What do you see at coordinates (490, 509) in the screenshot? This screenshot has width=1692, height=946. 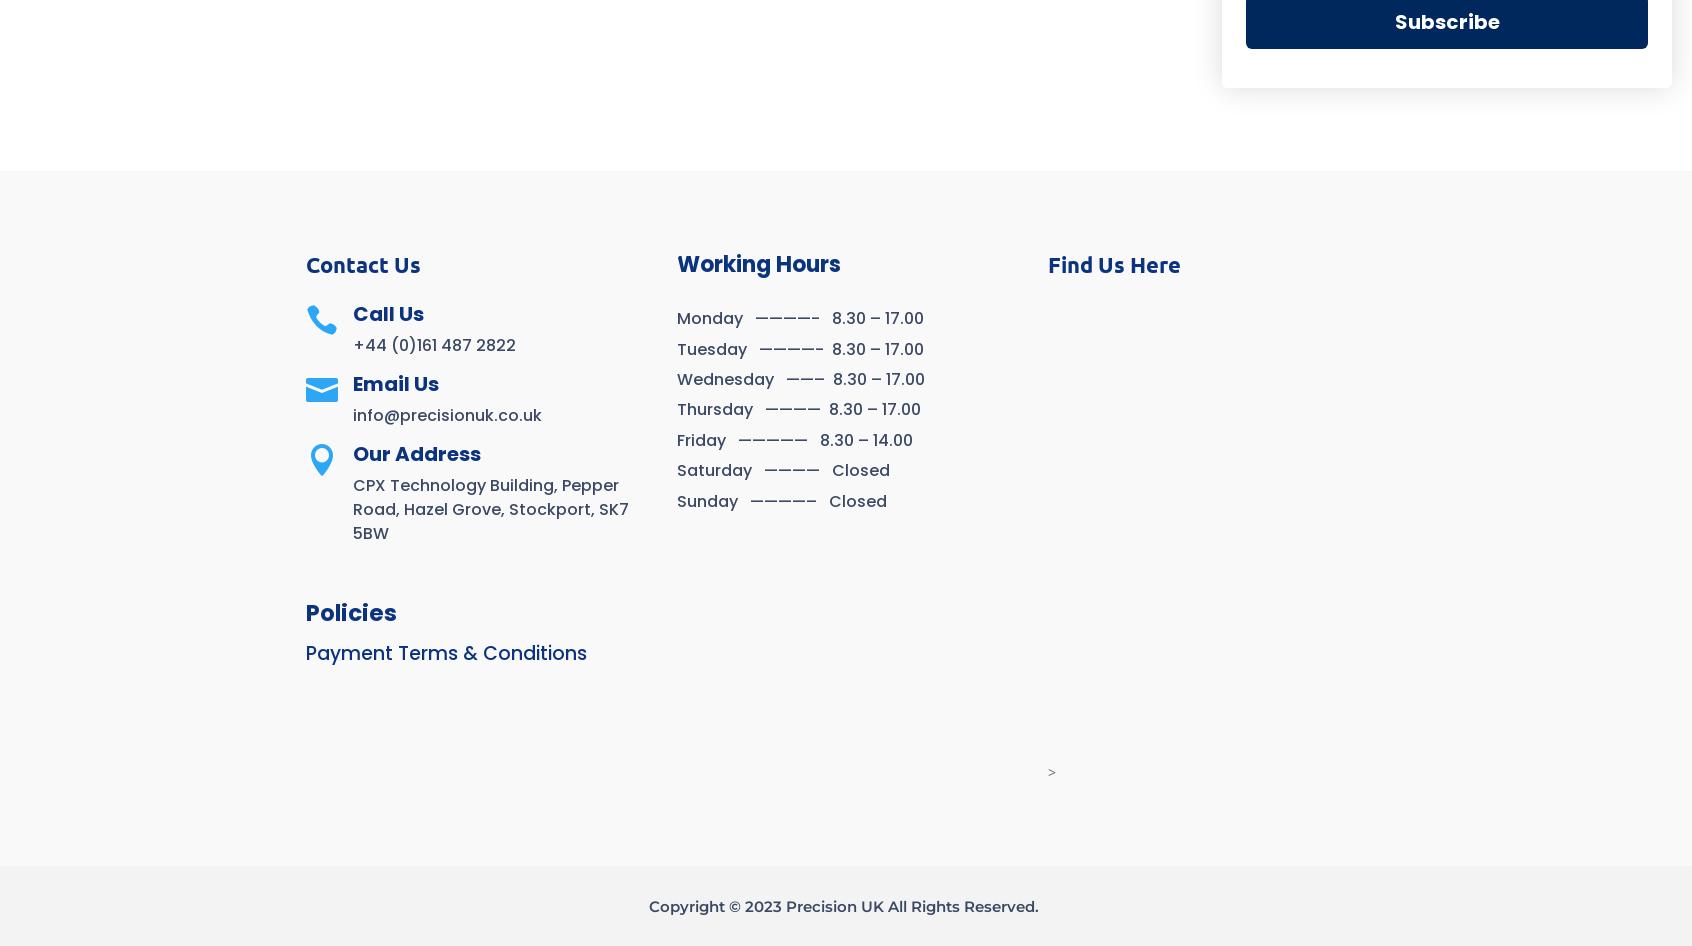 I see `'CPX Technology Building, Pepper Road, Hazel Grove, Stockport, SK7 5BW'` at bounding box center [490, 509].